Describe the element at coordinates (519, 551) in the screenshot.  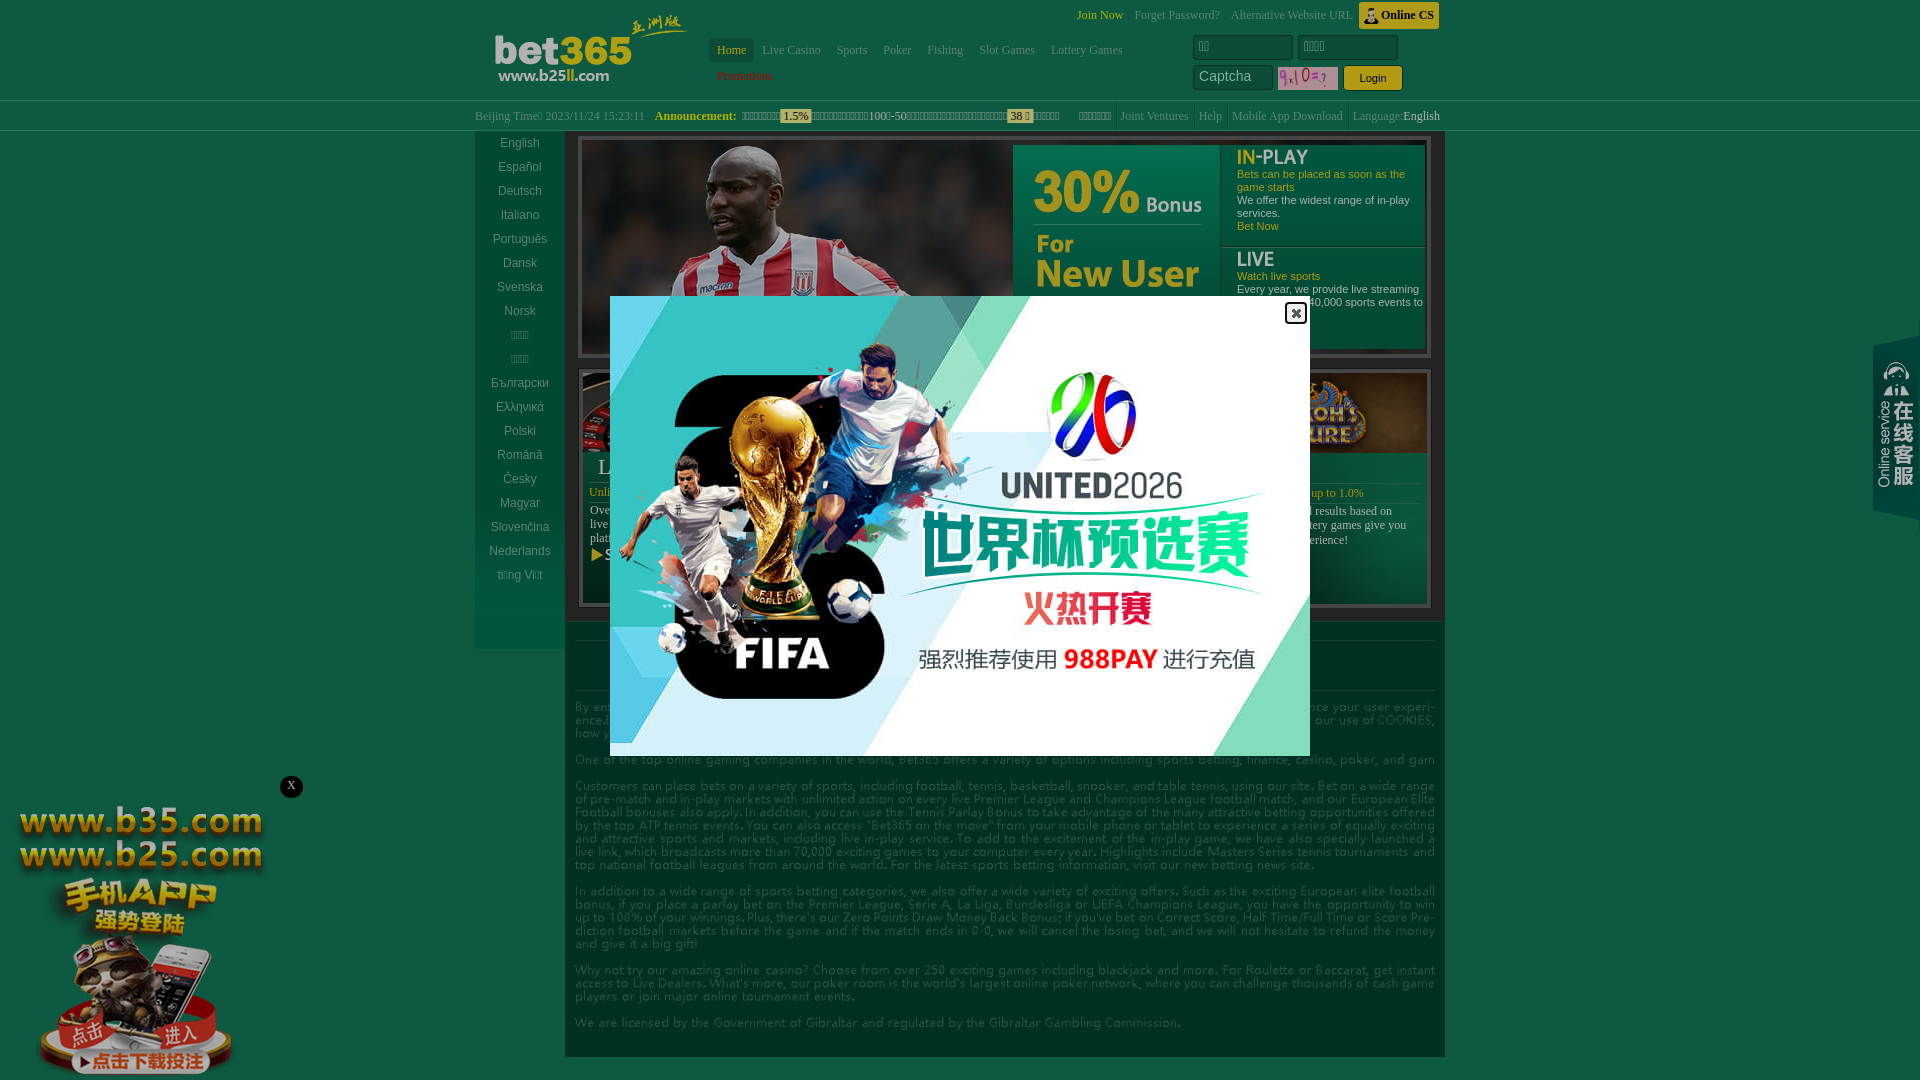
I see `'Nederlands'` at that location.